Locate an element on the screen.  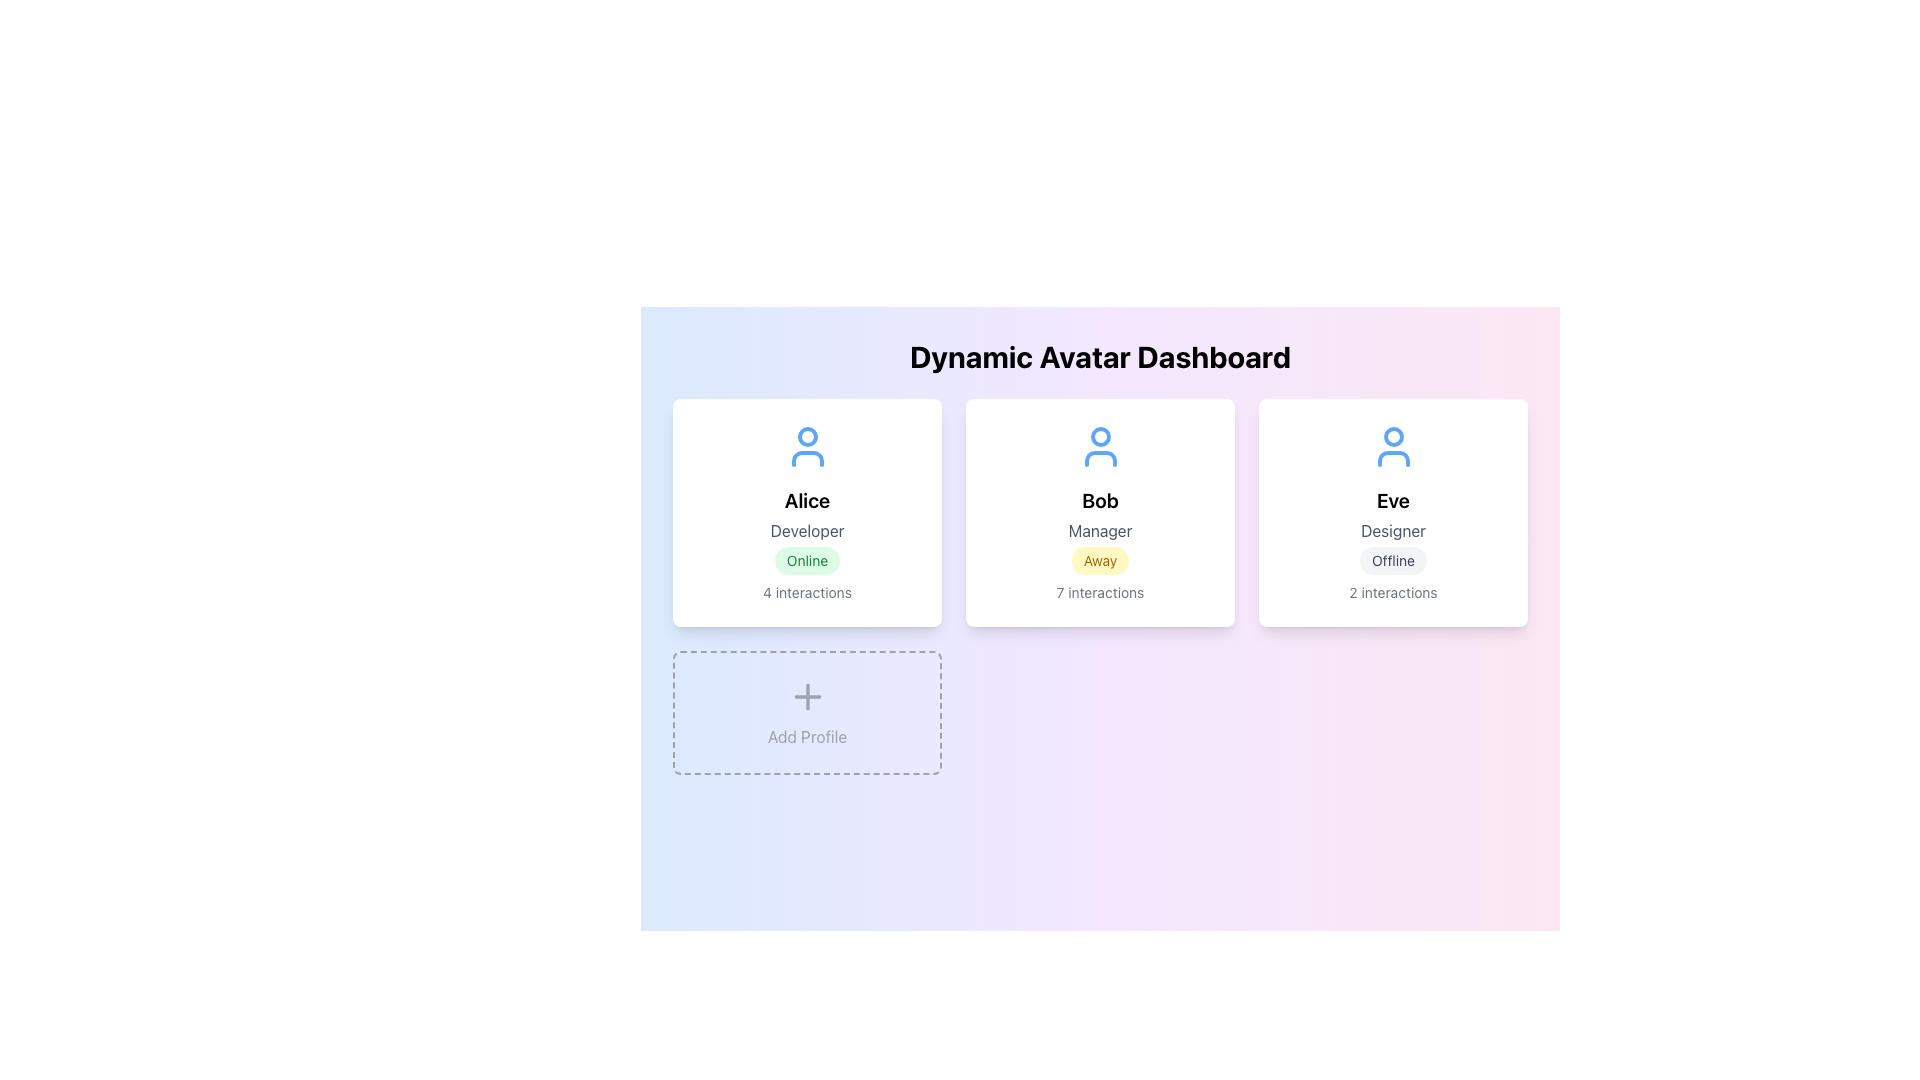
the profile card featuring the user avatar of a person in blue, with the name 'Alice' in bold and an 'Online' badge is located at coordinates (807, 512).